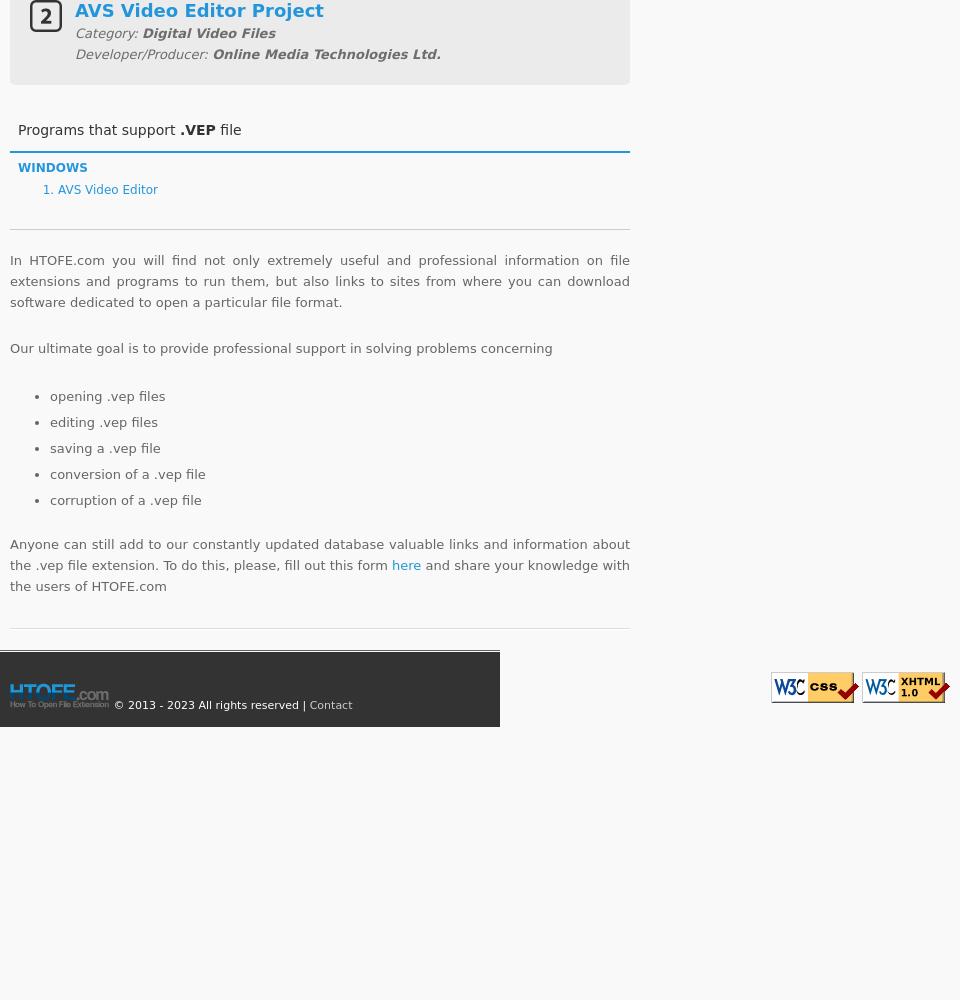 The image size is (960, 1000). What do you see at coordinates (215, 129) in the screenshot?
I see `'file'` at bounding box center [215, 129].